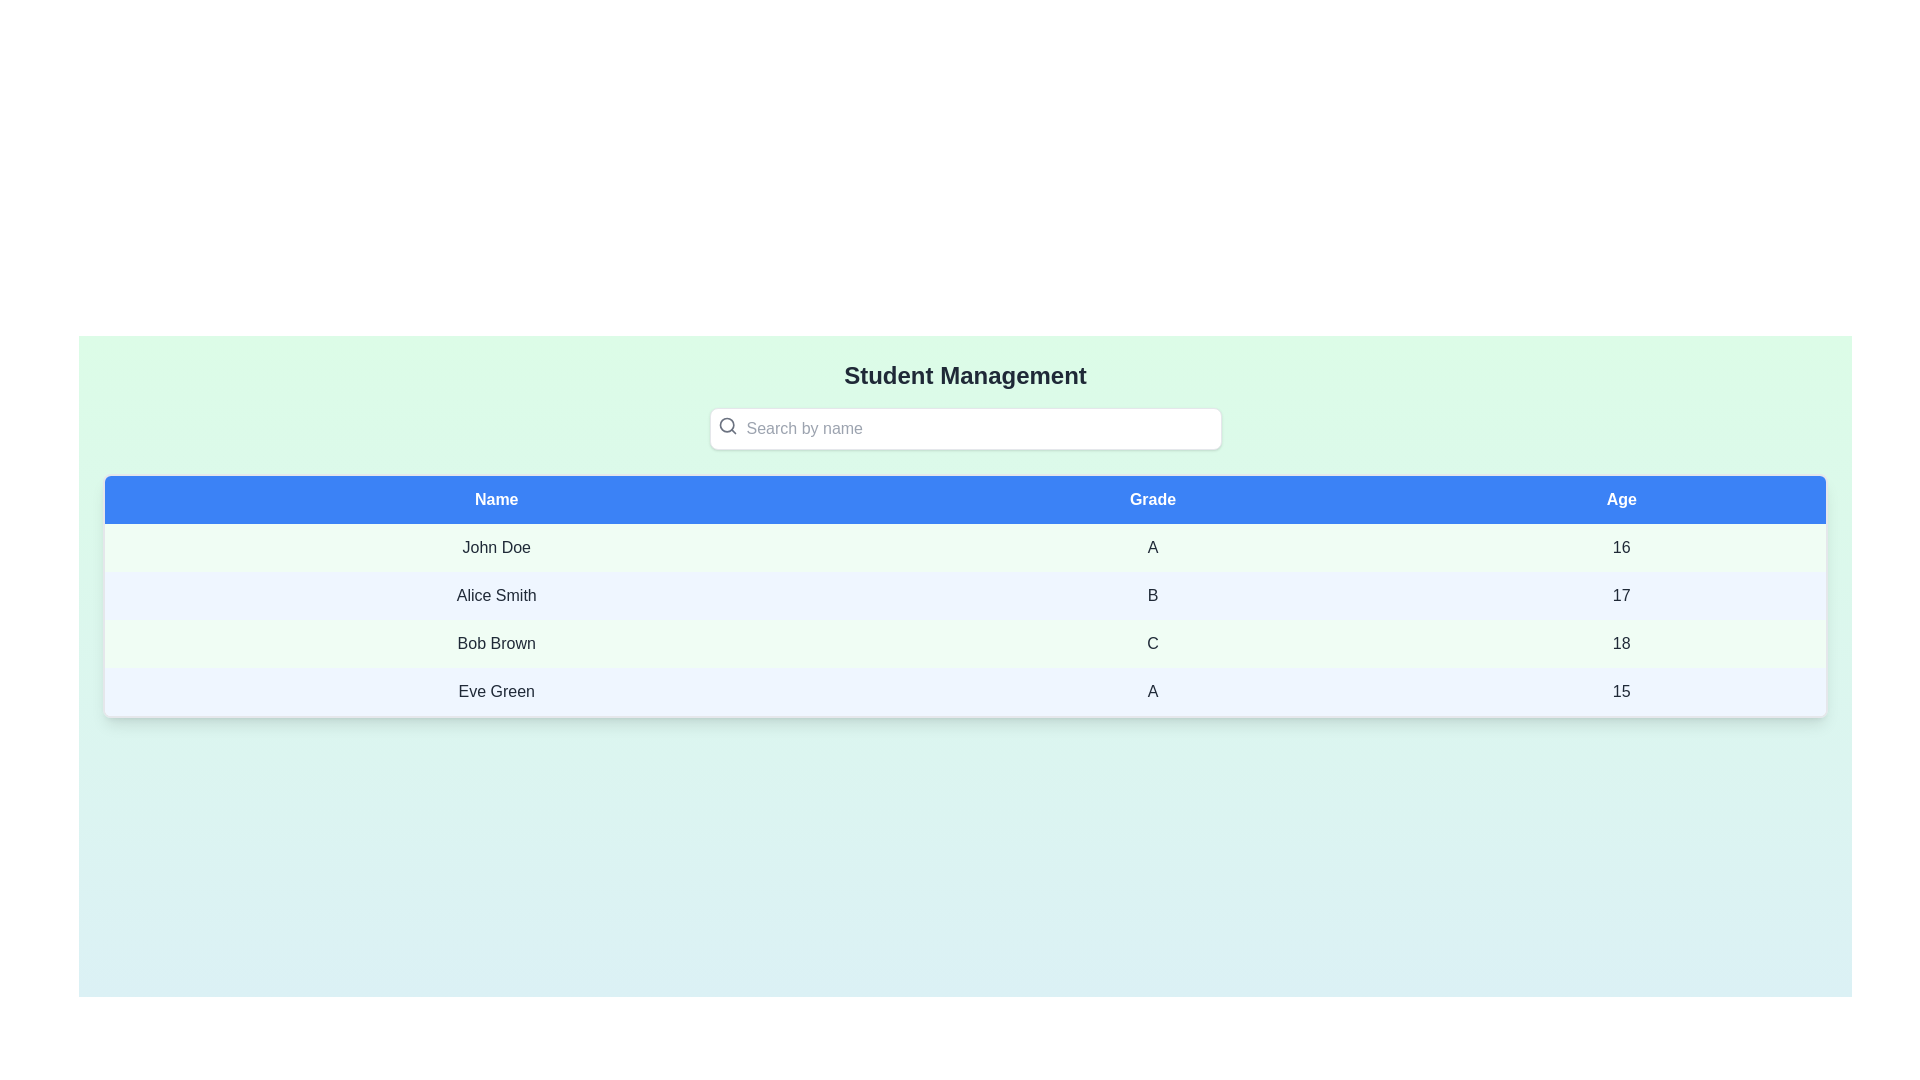 The image size is (1920, 1080). What do you see at coordinates (1621, 644) in the screenshot?
I see `the age display element for 'Bob Brown' in the 'Age' column of the table` at bounding box center [1621, 644].